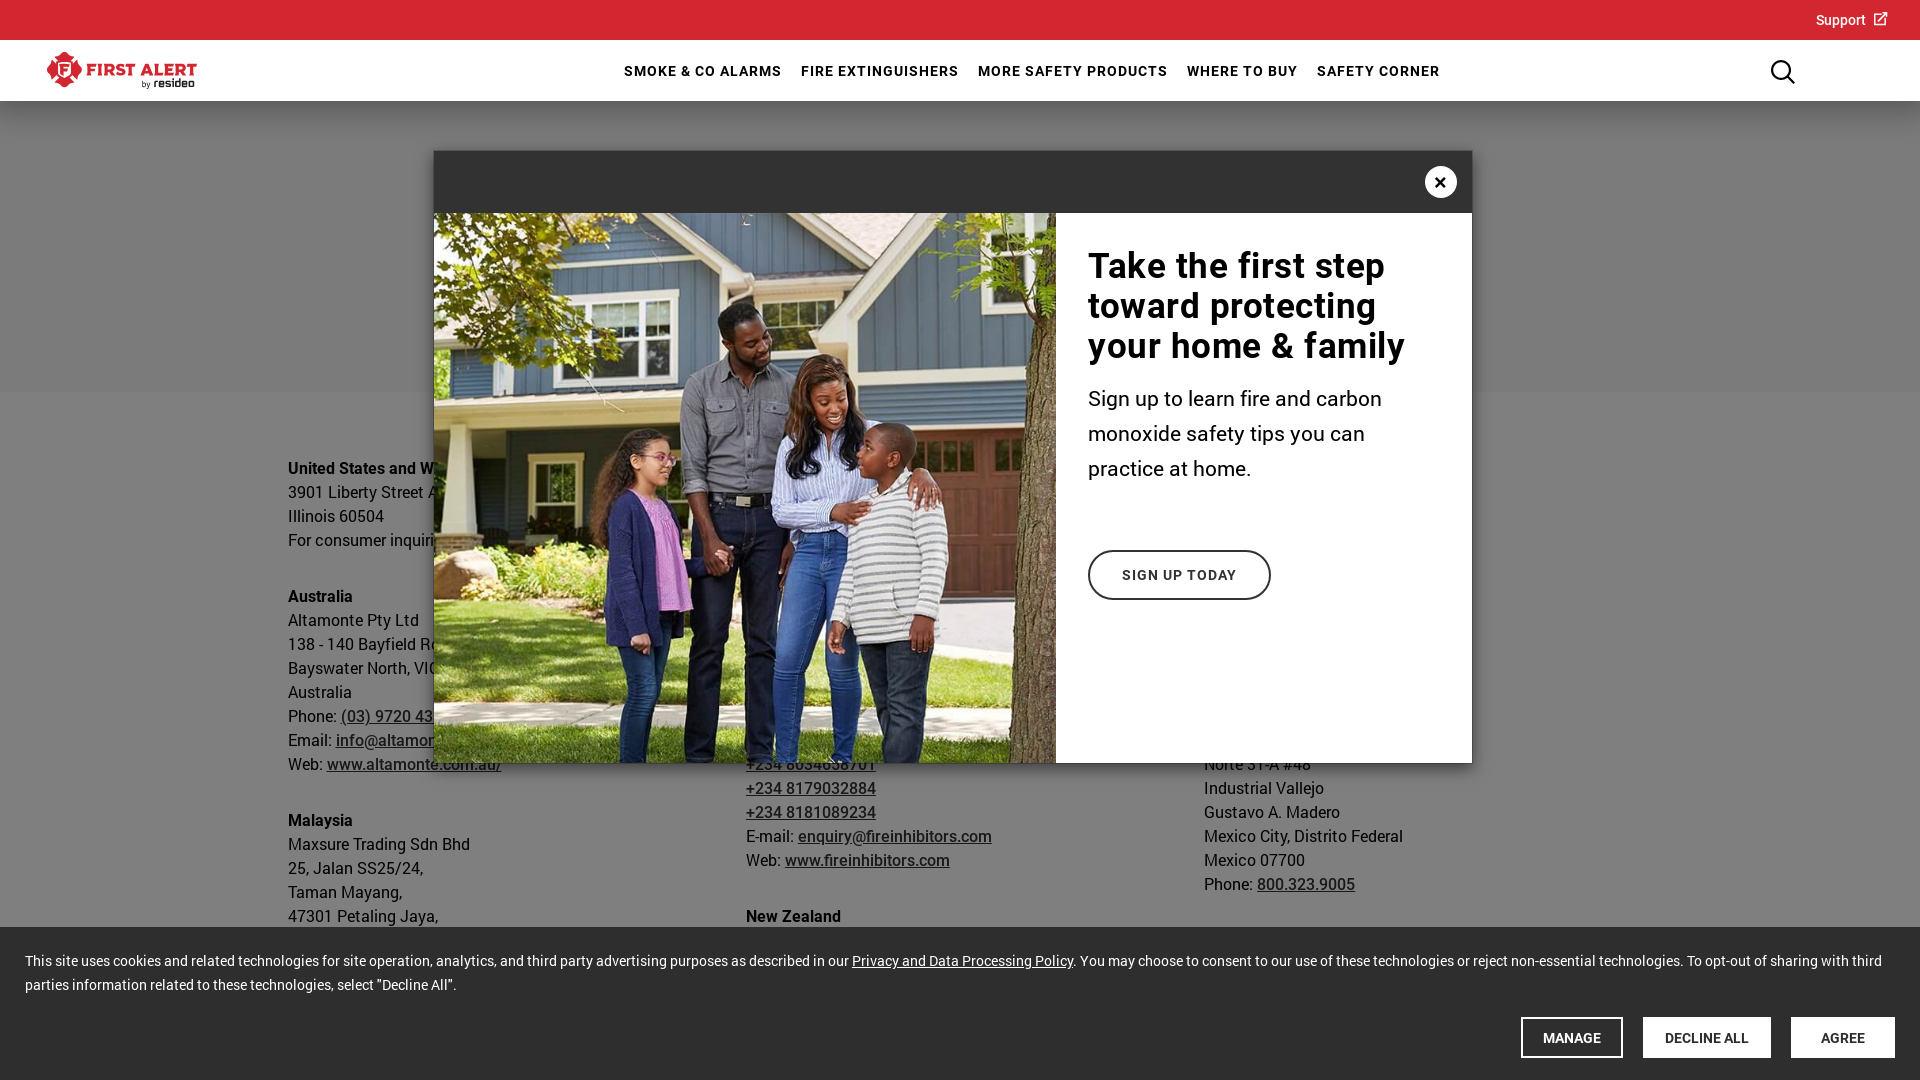  I want to click on '(03) 9720 4333', so click(394, 714).